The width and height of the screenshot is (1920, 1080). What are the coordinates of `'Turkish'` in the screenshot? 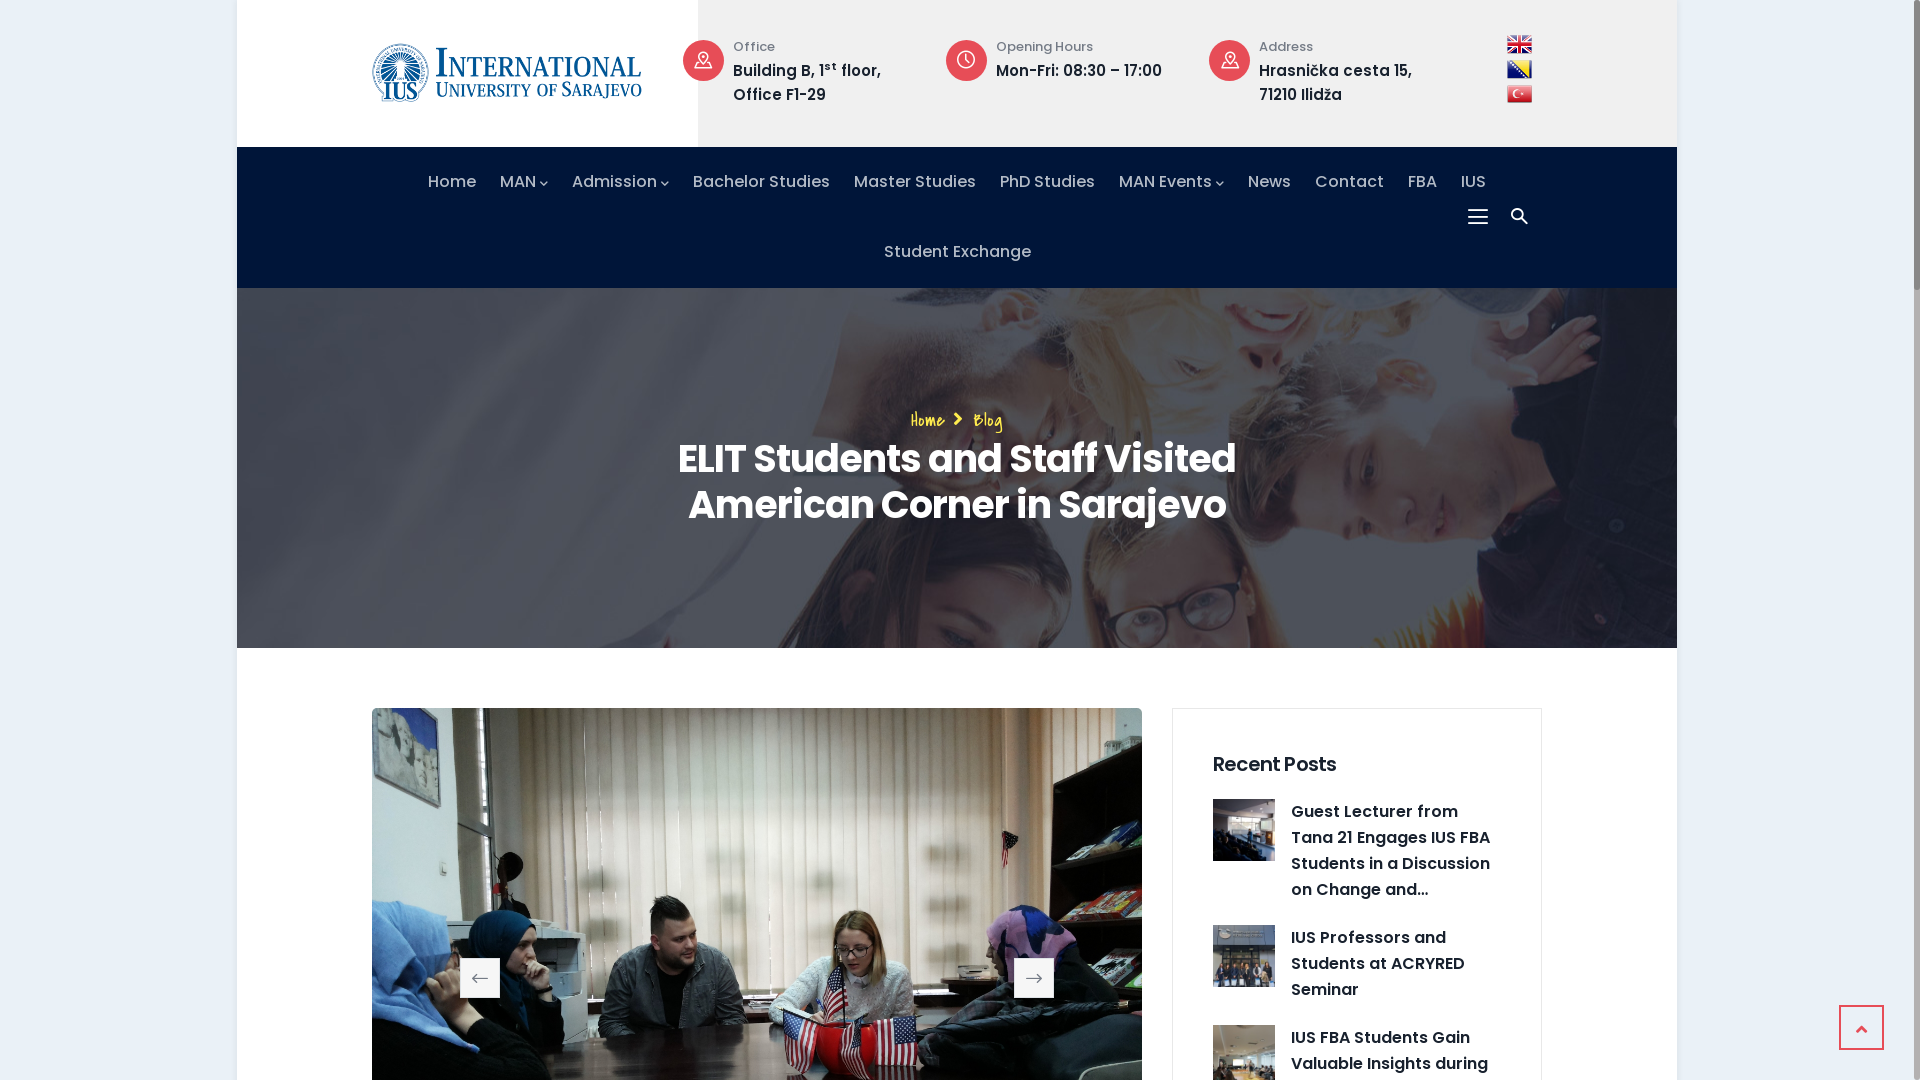 It's located at (1519, 93).